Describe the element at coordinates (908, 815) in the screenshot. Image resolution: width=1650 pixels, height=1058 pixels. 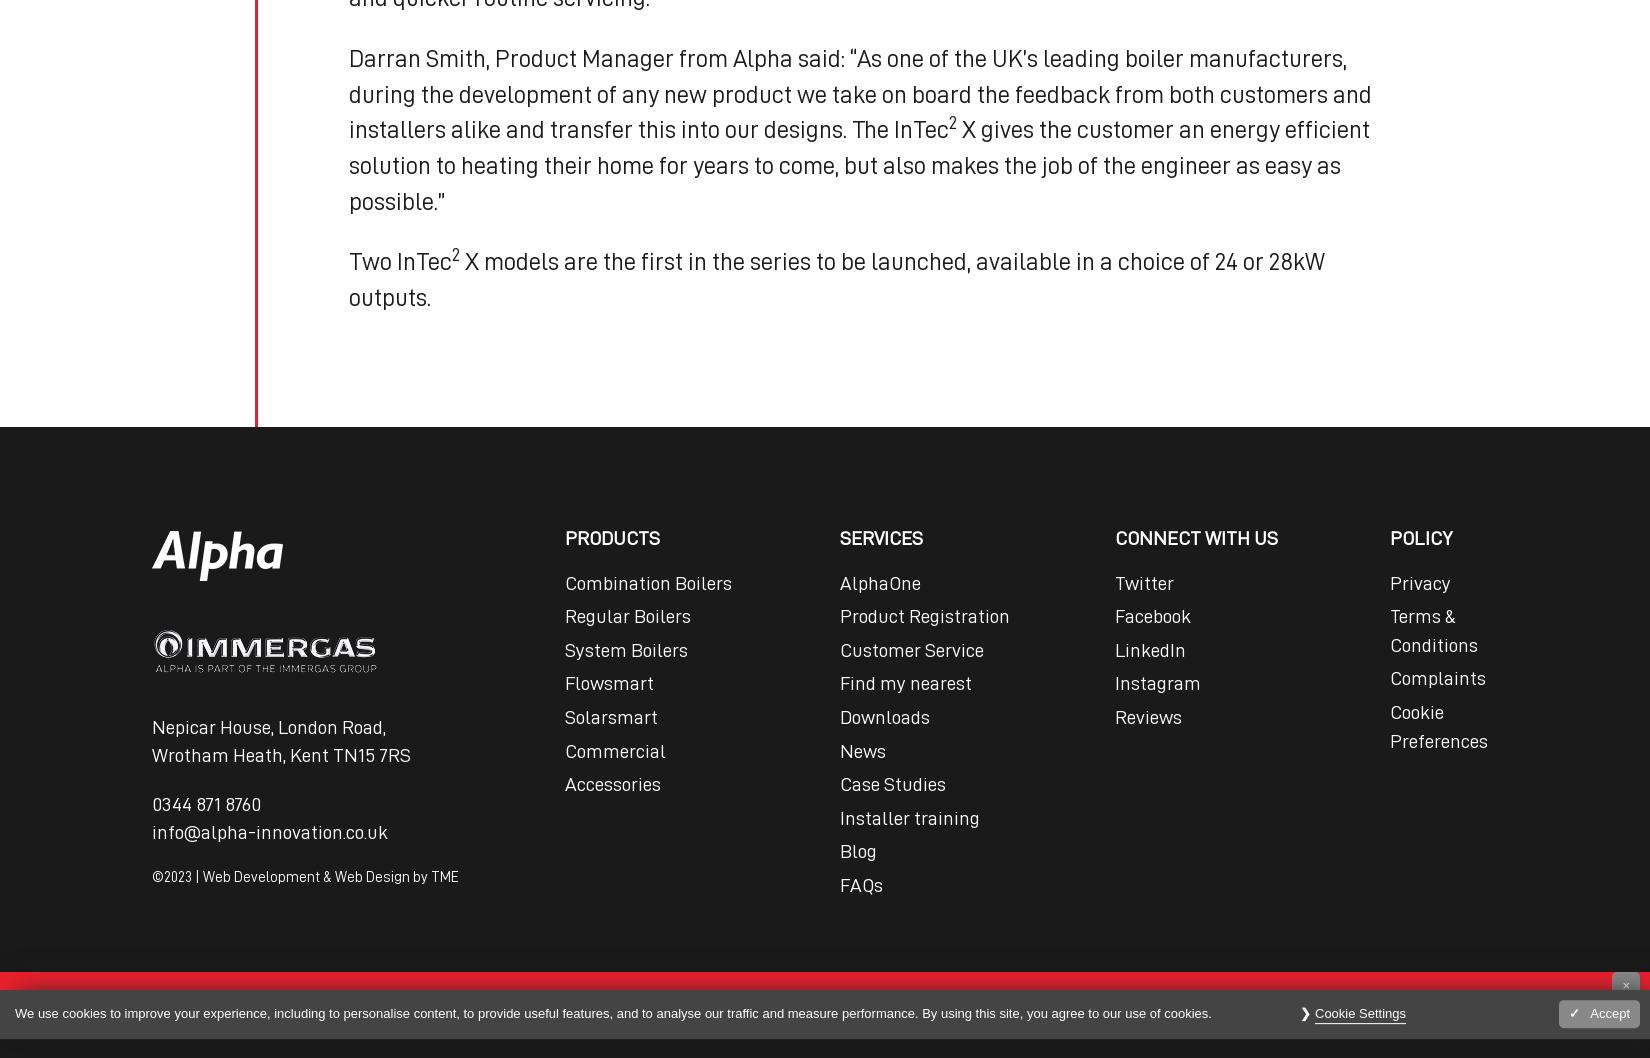
I see `'Installer training'` at that location.